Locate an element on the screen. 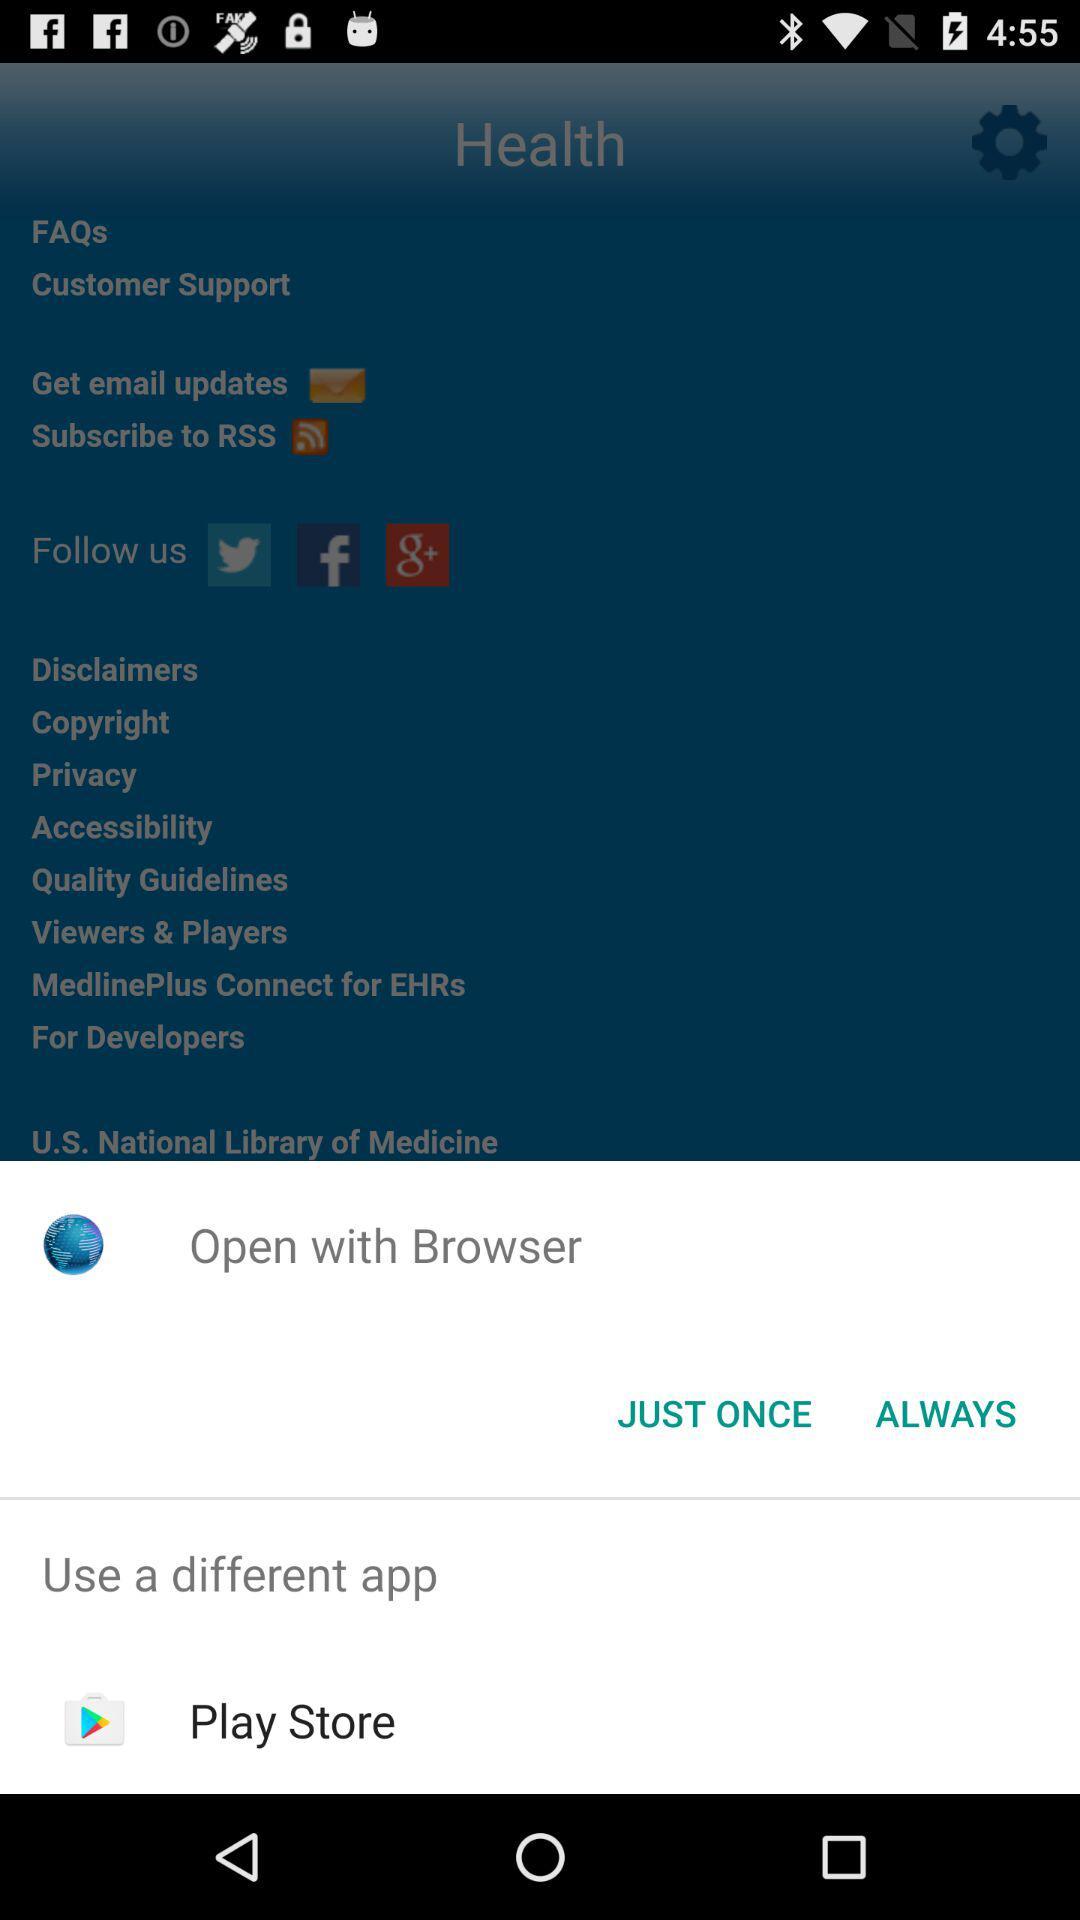 This screenshot has width=1080, height=1920. always is located at coordinates (945, 1411).